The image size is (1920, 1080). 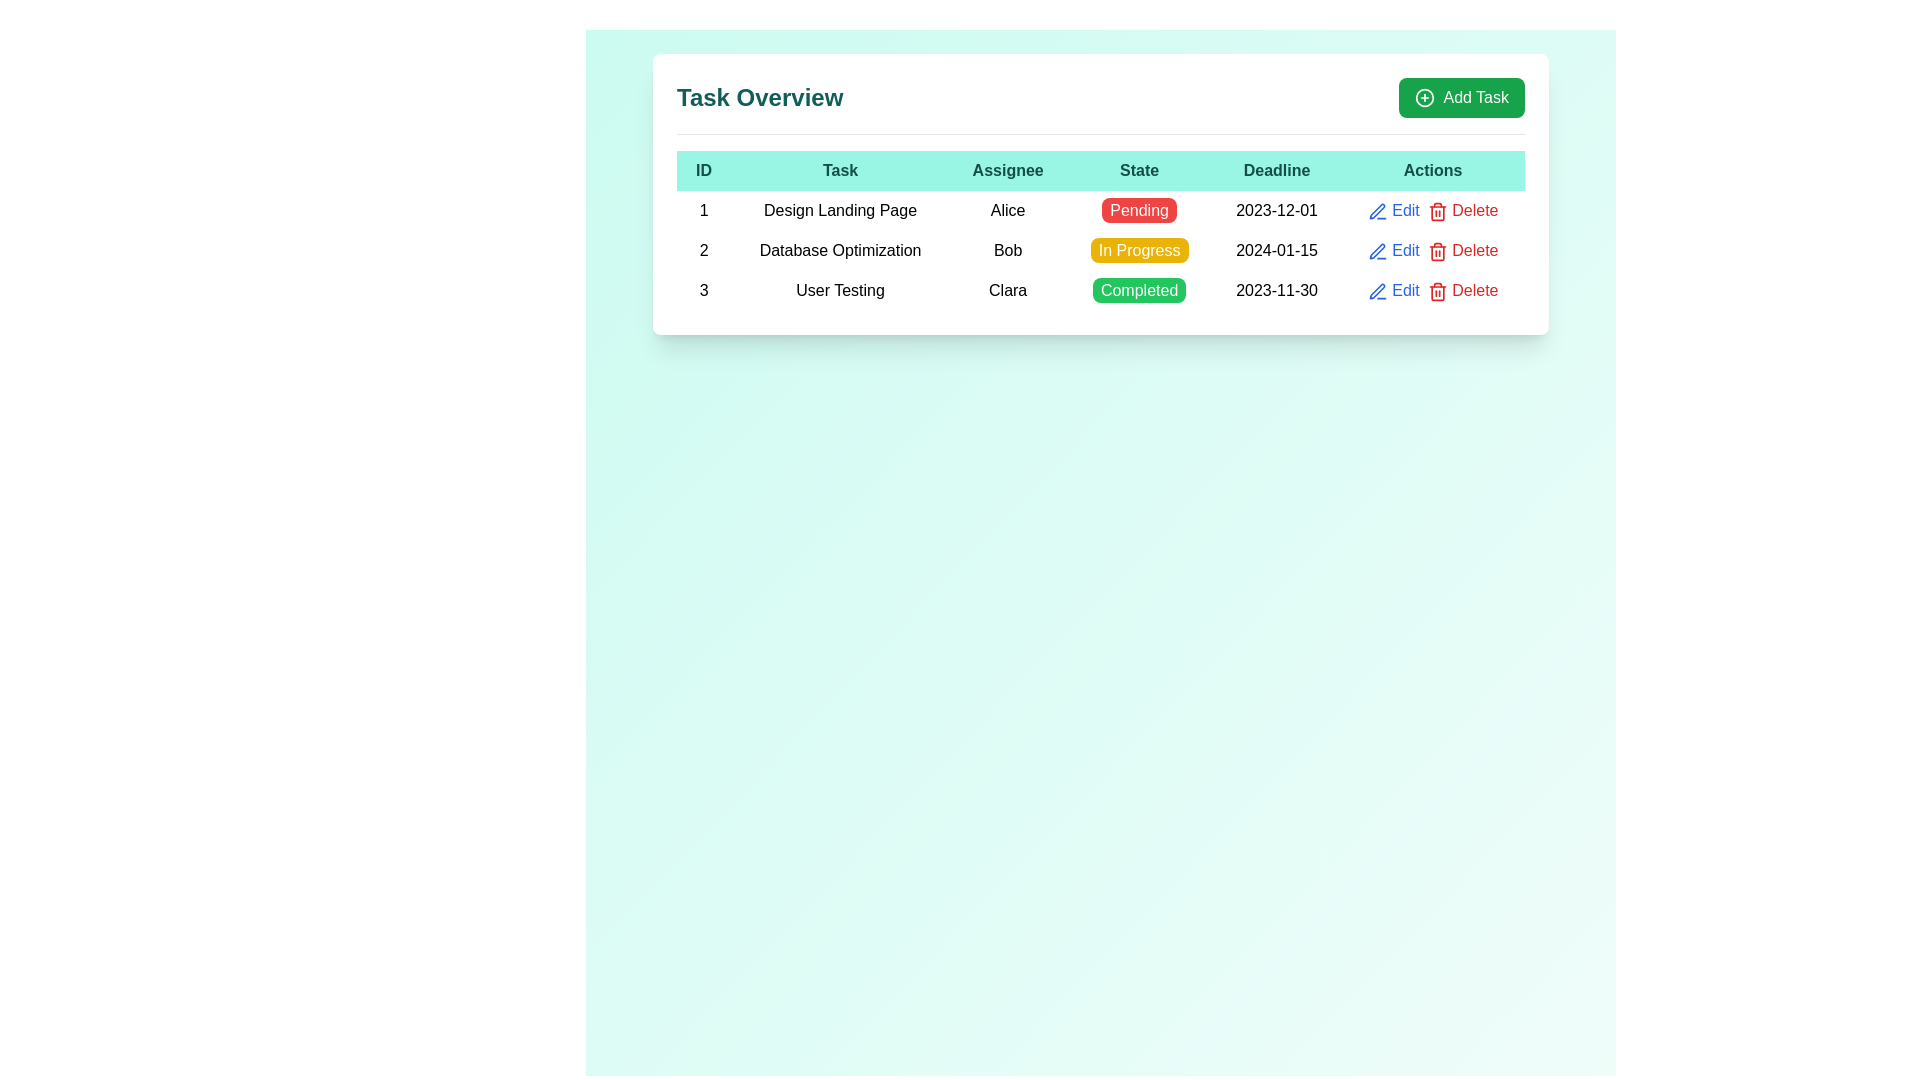 What do you see at coordinates (1376, 211) in the screenshot?
I see `the 'Edit' icon in the 'Actions' column of the data table` at bounding box center [1376, 211].